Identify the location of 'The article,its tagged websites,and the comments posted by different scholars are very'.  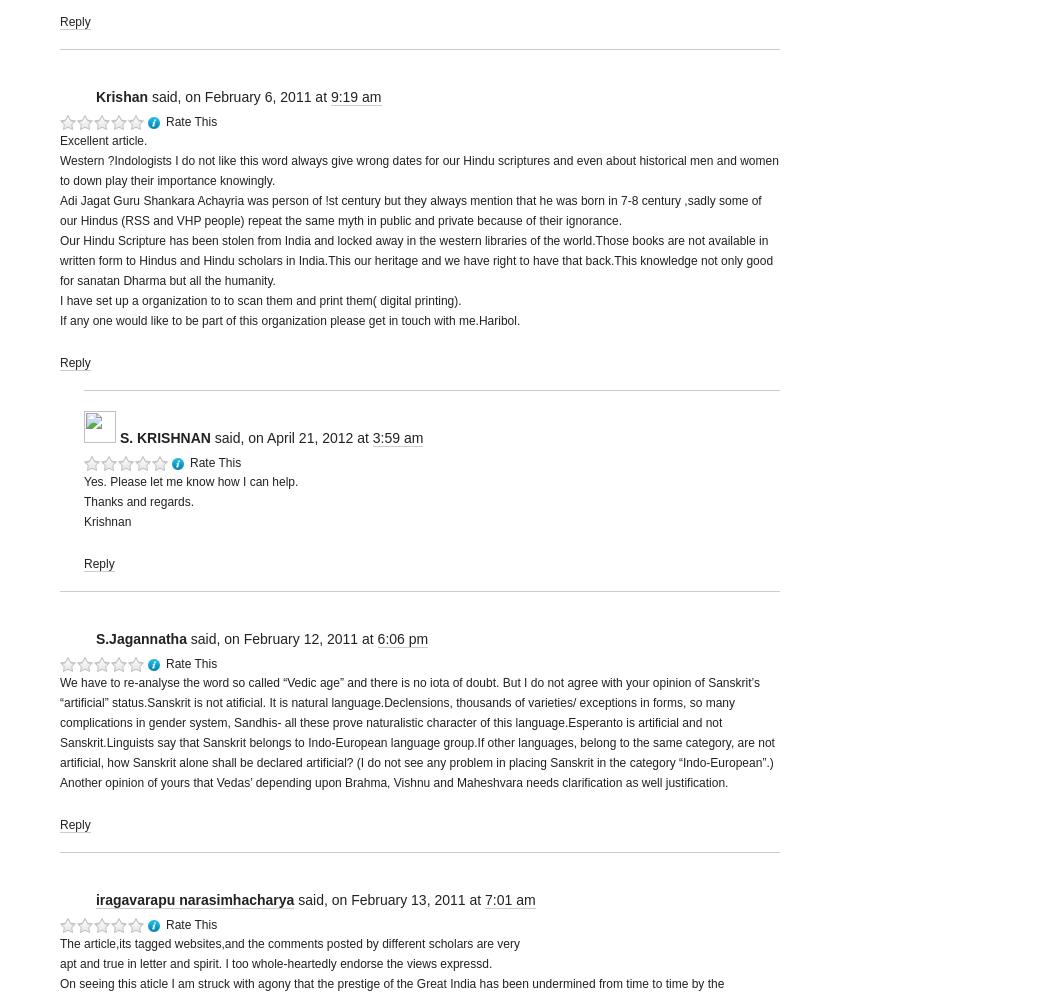
(289, 944).